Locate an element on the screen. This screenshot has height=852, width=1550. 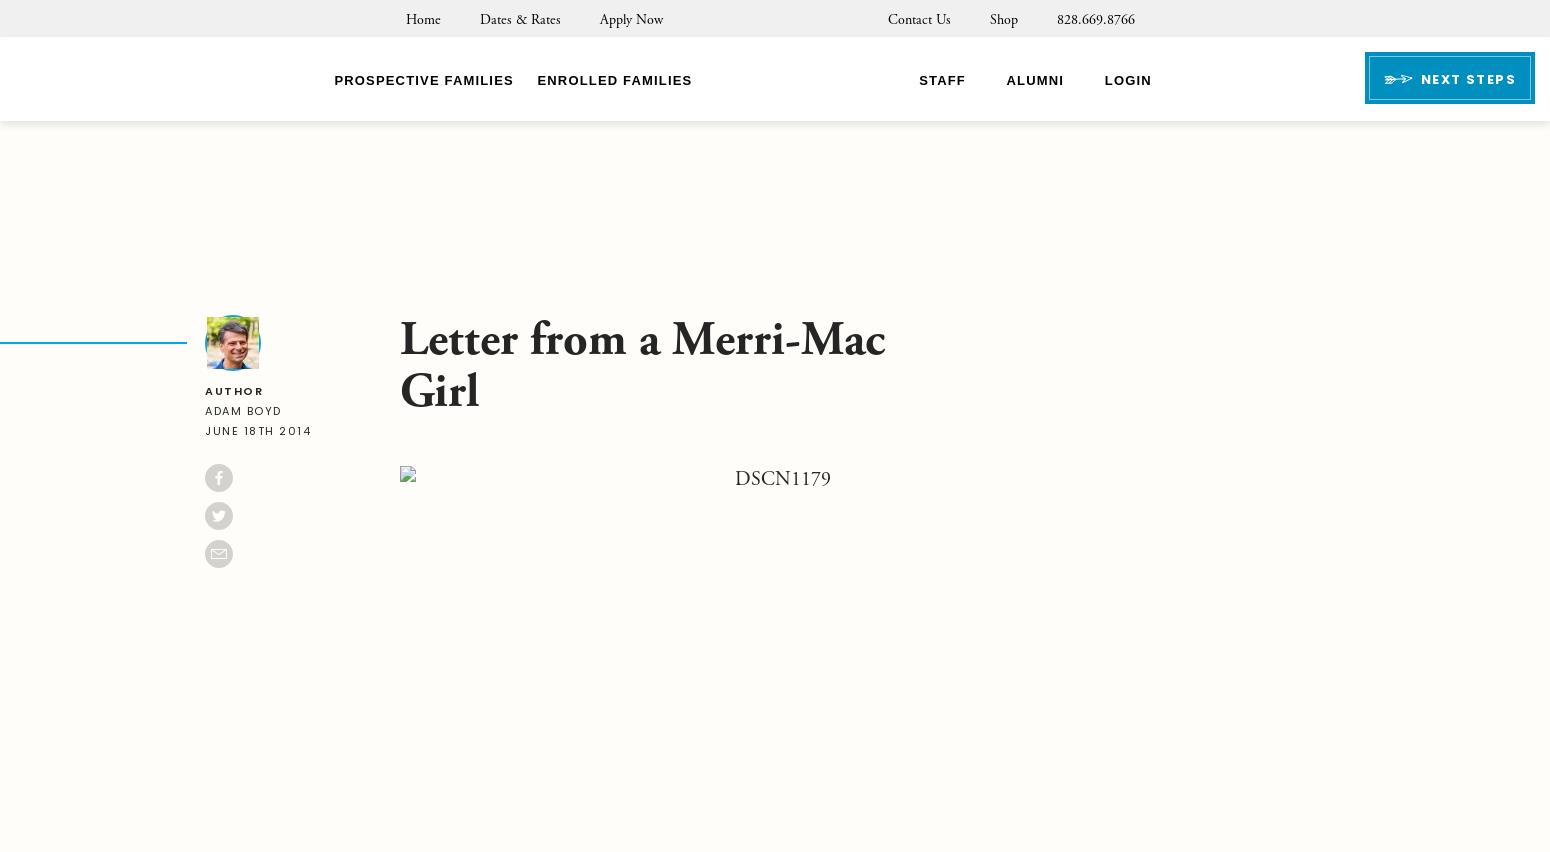
'828.669.8766' is located at coordinates (1094, 19).